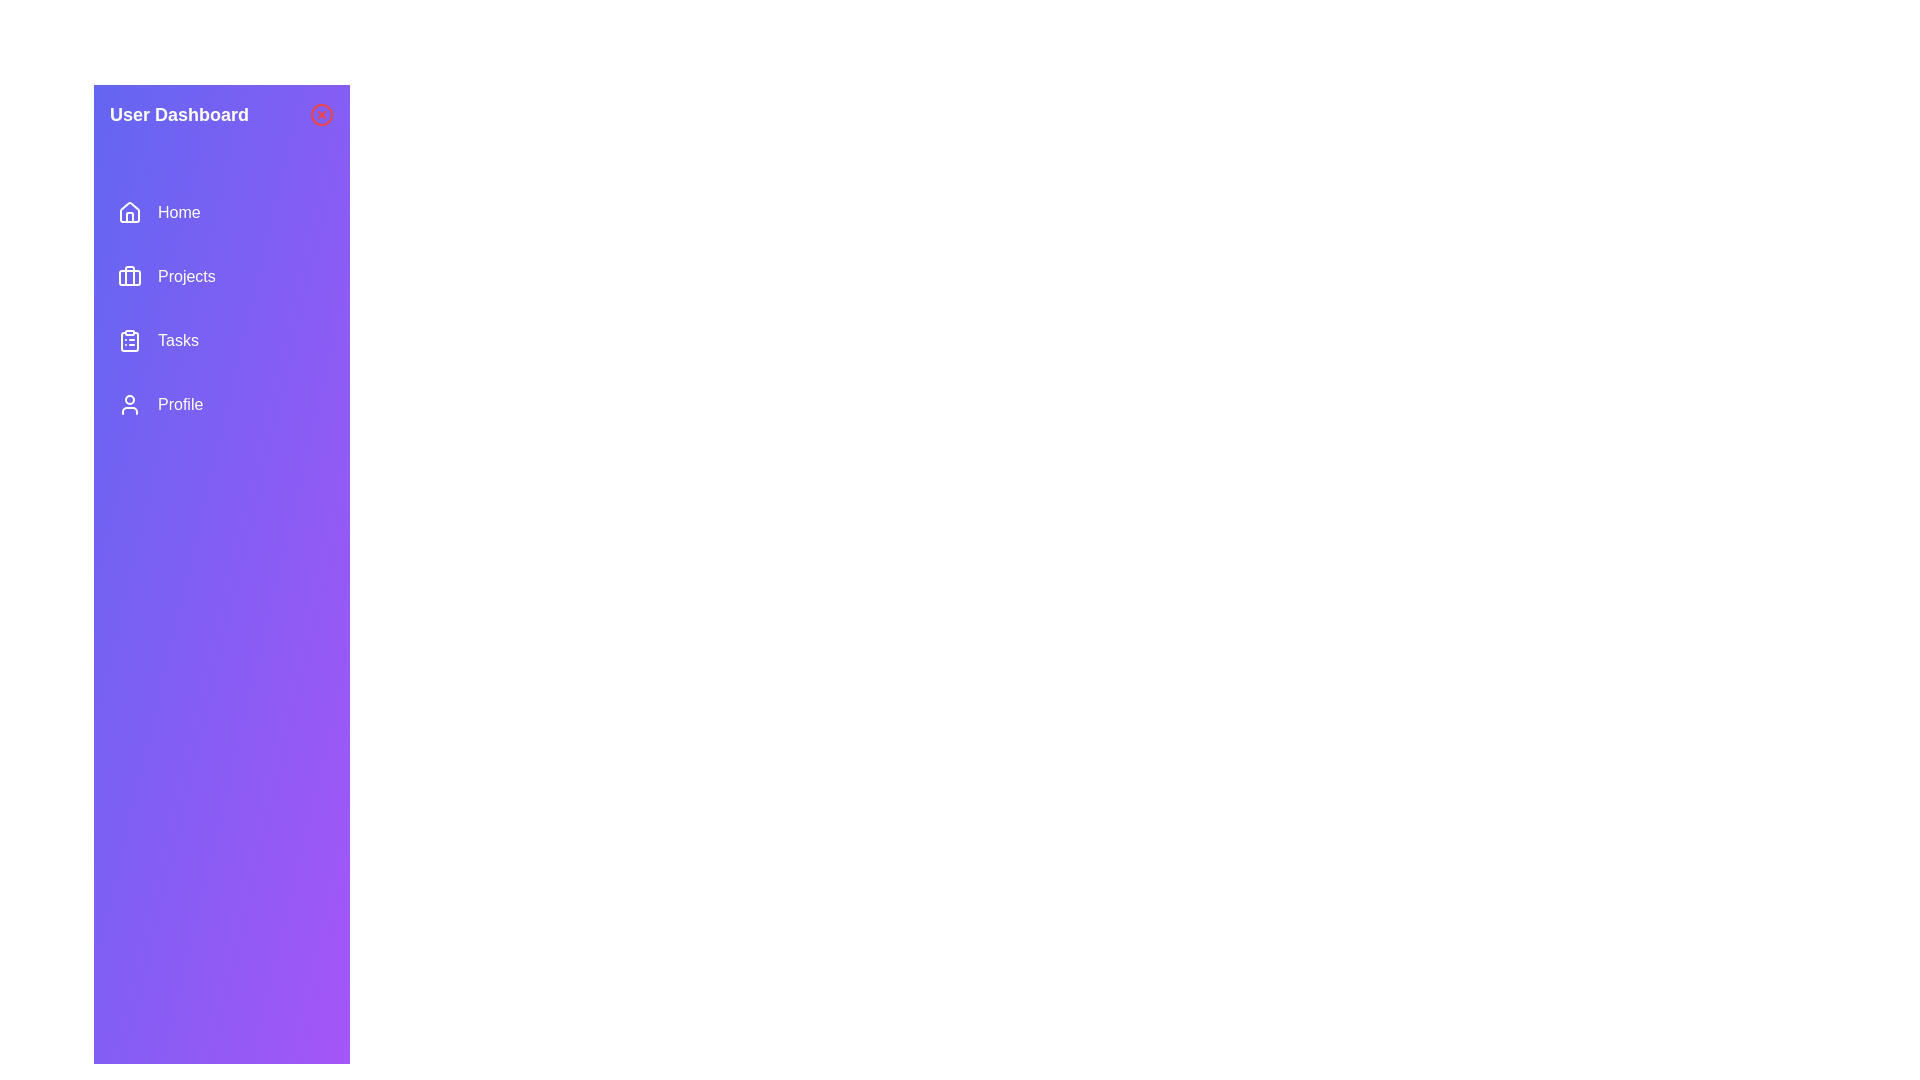 This screenshot has height=1080, width=1920. What do you see at coordinates (128, 277) in the screenshot?
I see `the briefcase icon located in the vertical navigation menu to the left of the 'Projects' label` at bounding box center [128, 277].